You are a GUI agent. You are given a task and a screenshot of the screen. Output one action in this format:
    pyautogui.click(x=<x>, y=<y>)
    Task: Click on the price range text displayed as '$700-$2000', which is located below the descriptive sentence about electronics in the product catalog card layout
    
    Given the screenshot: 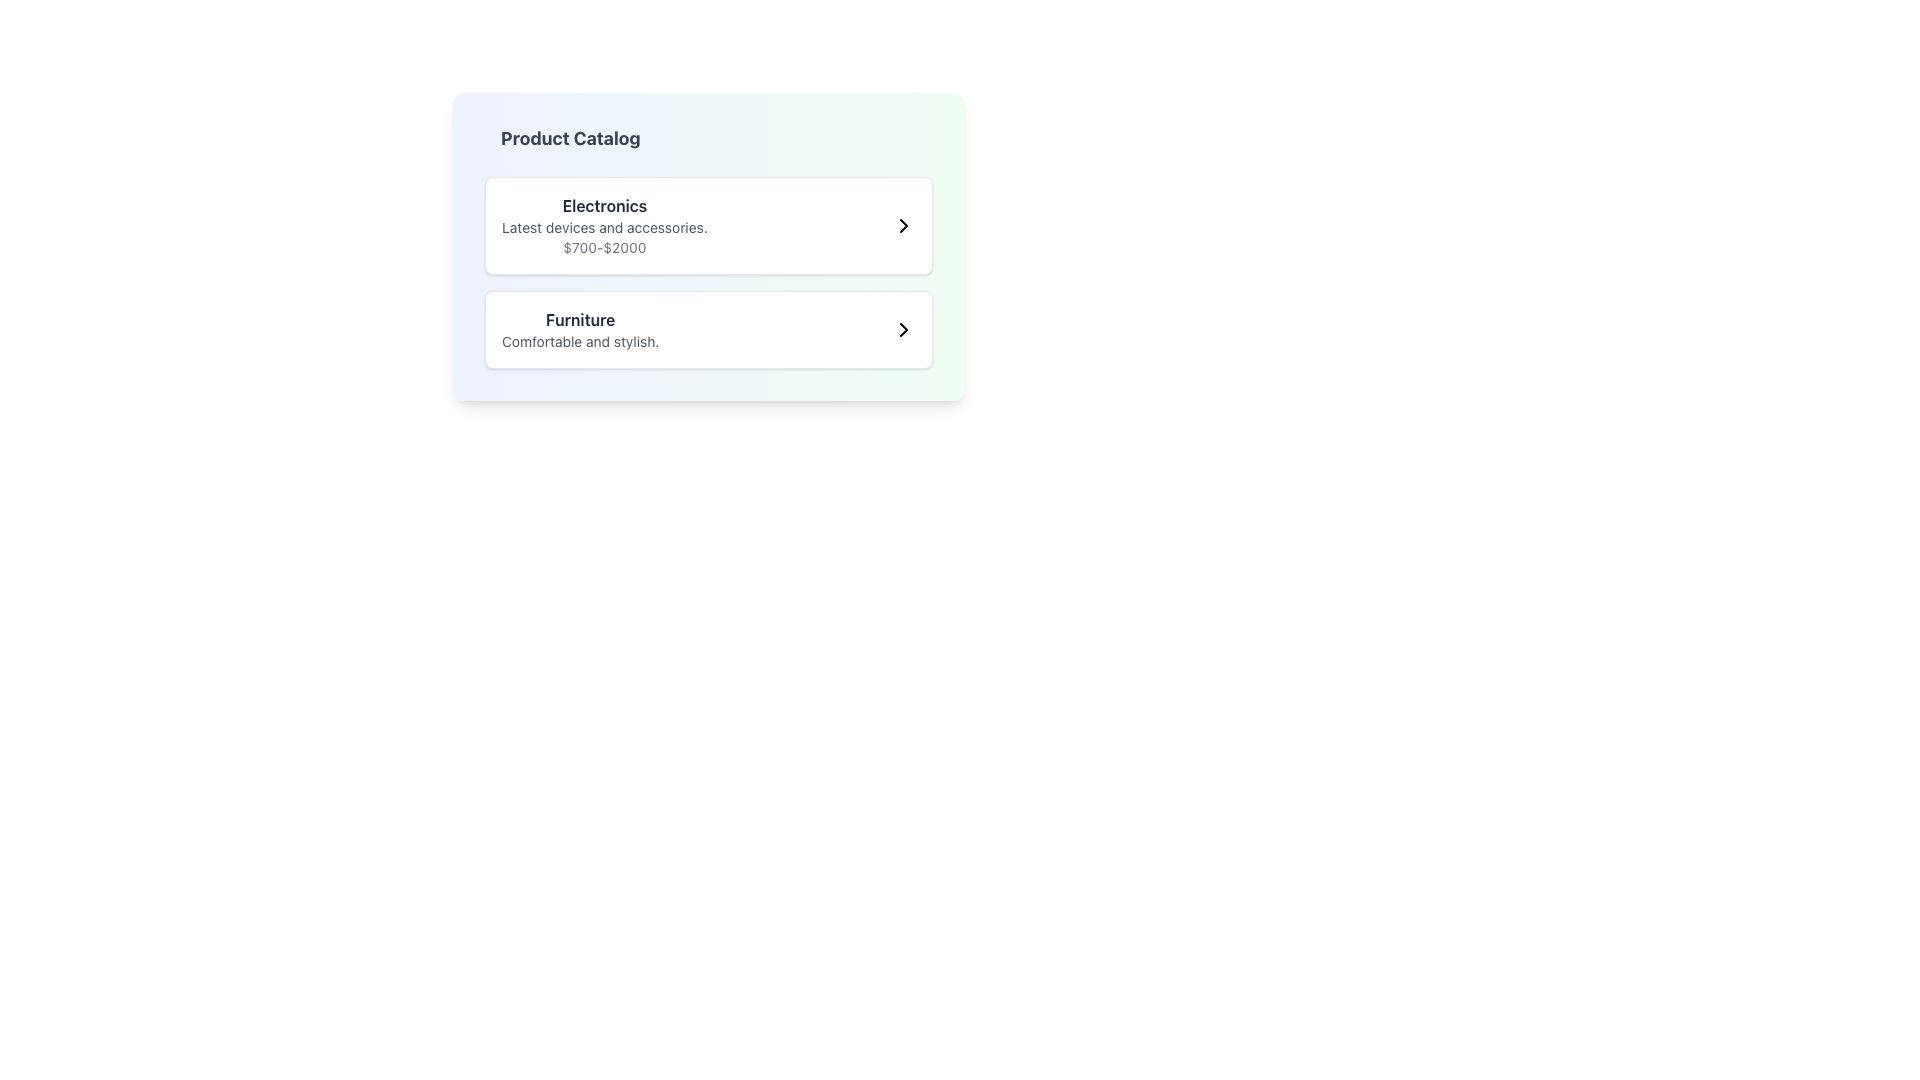 What is the action you would take?
    pyautogui.click(x=603, y=246)
    